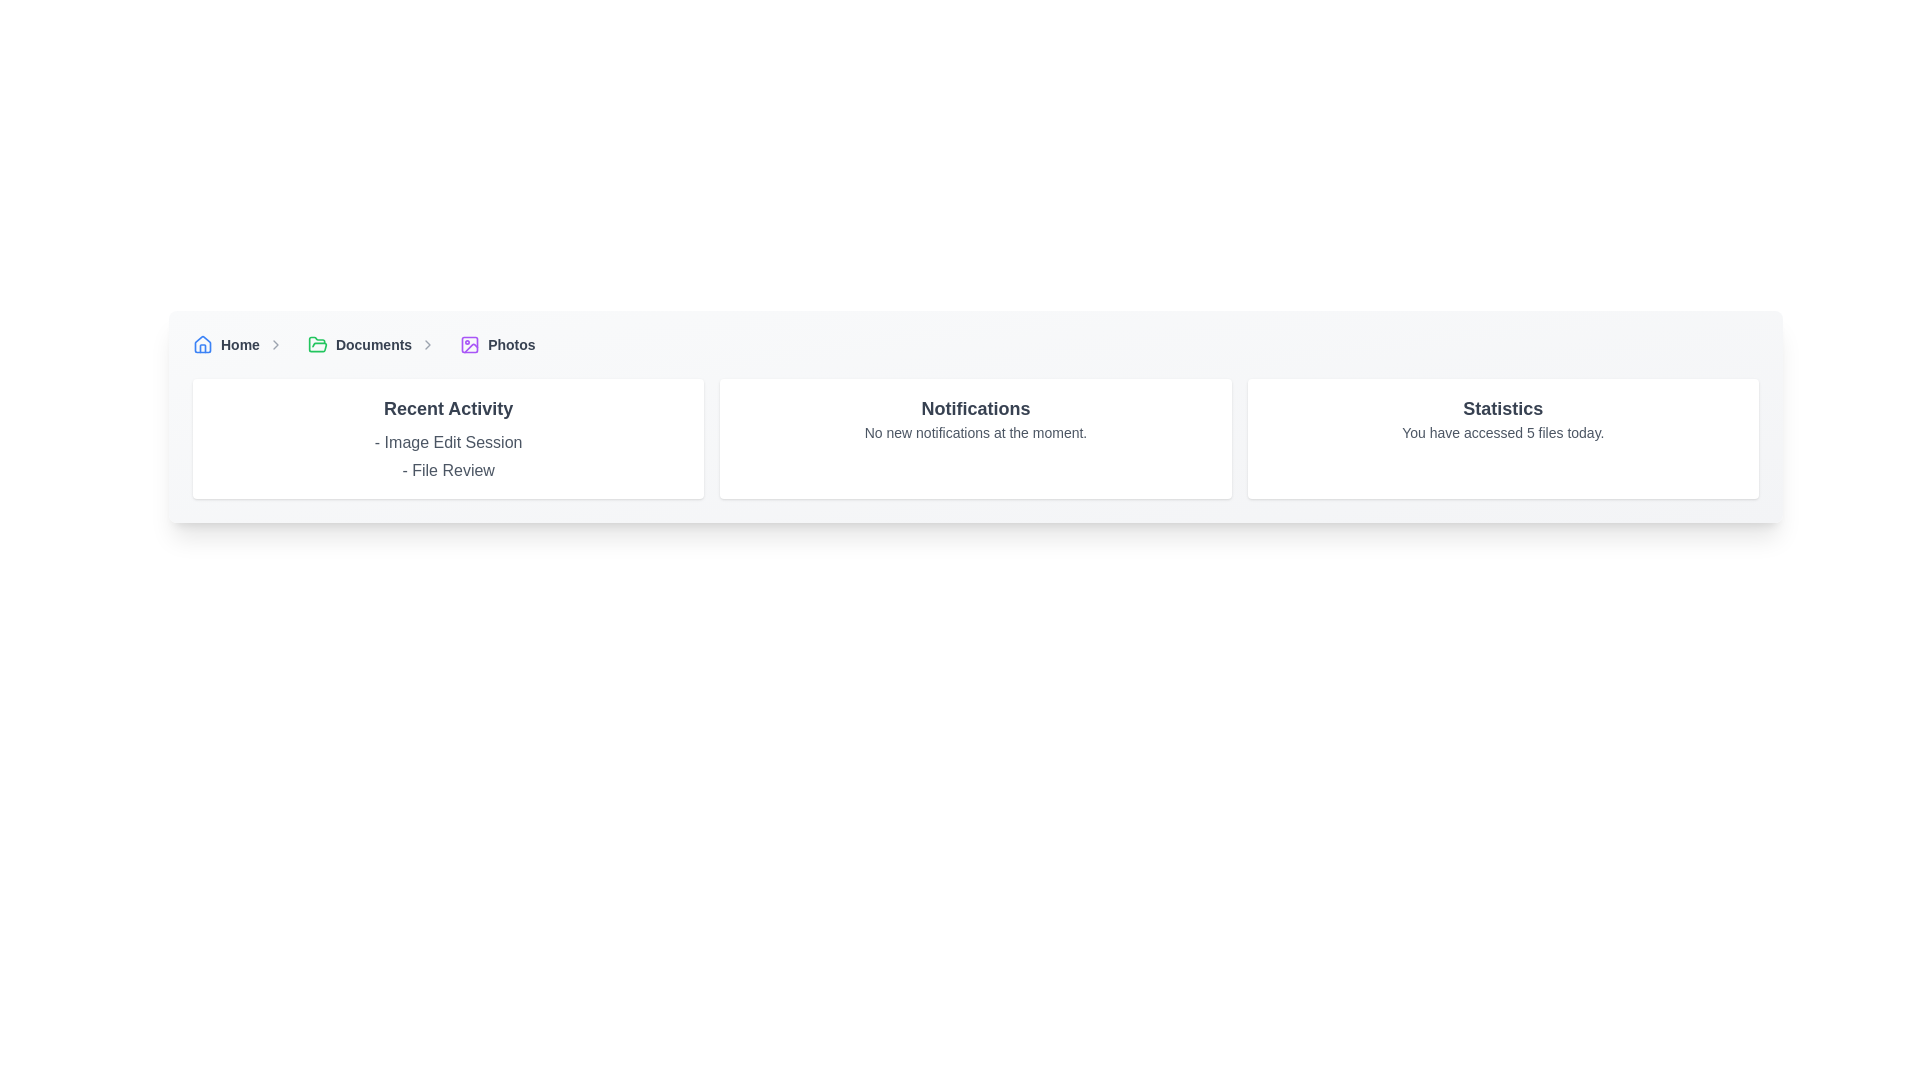 This screenshot has width=1920, height=1080. I want to click on keyboard navigation, so click(202, 343).